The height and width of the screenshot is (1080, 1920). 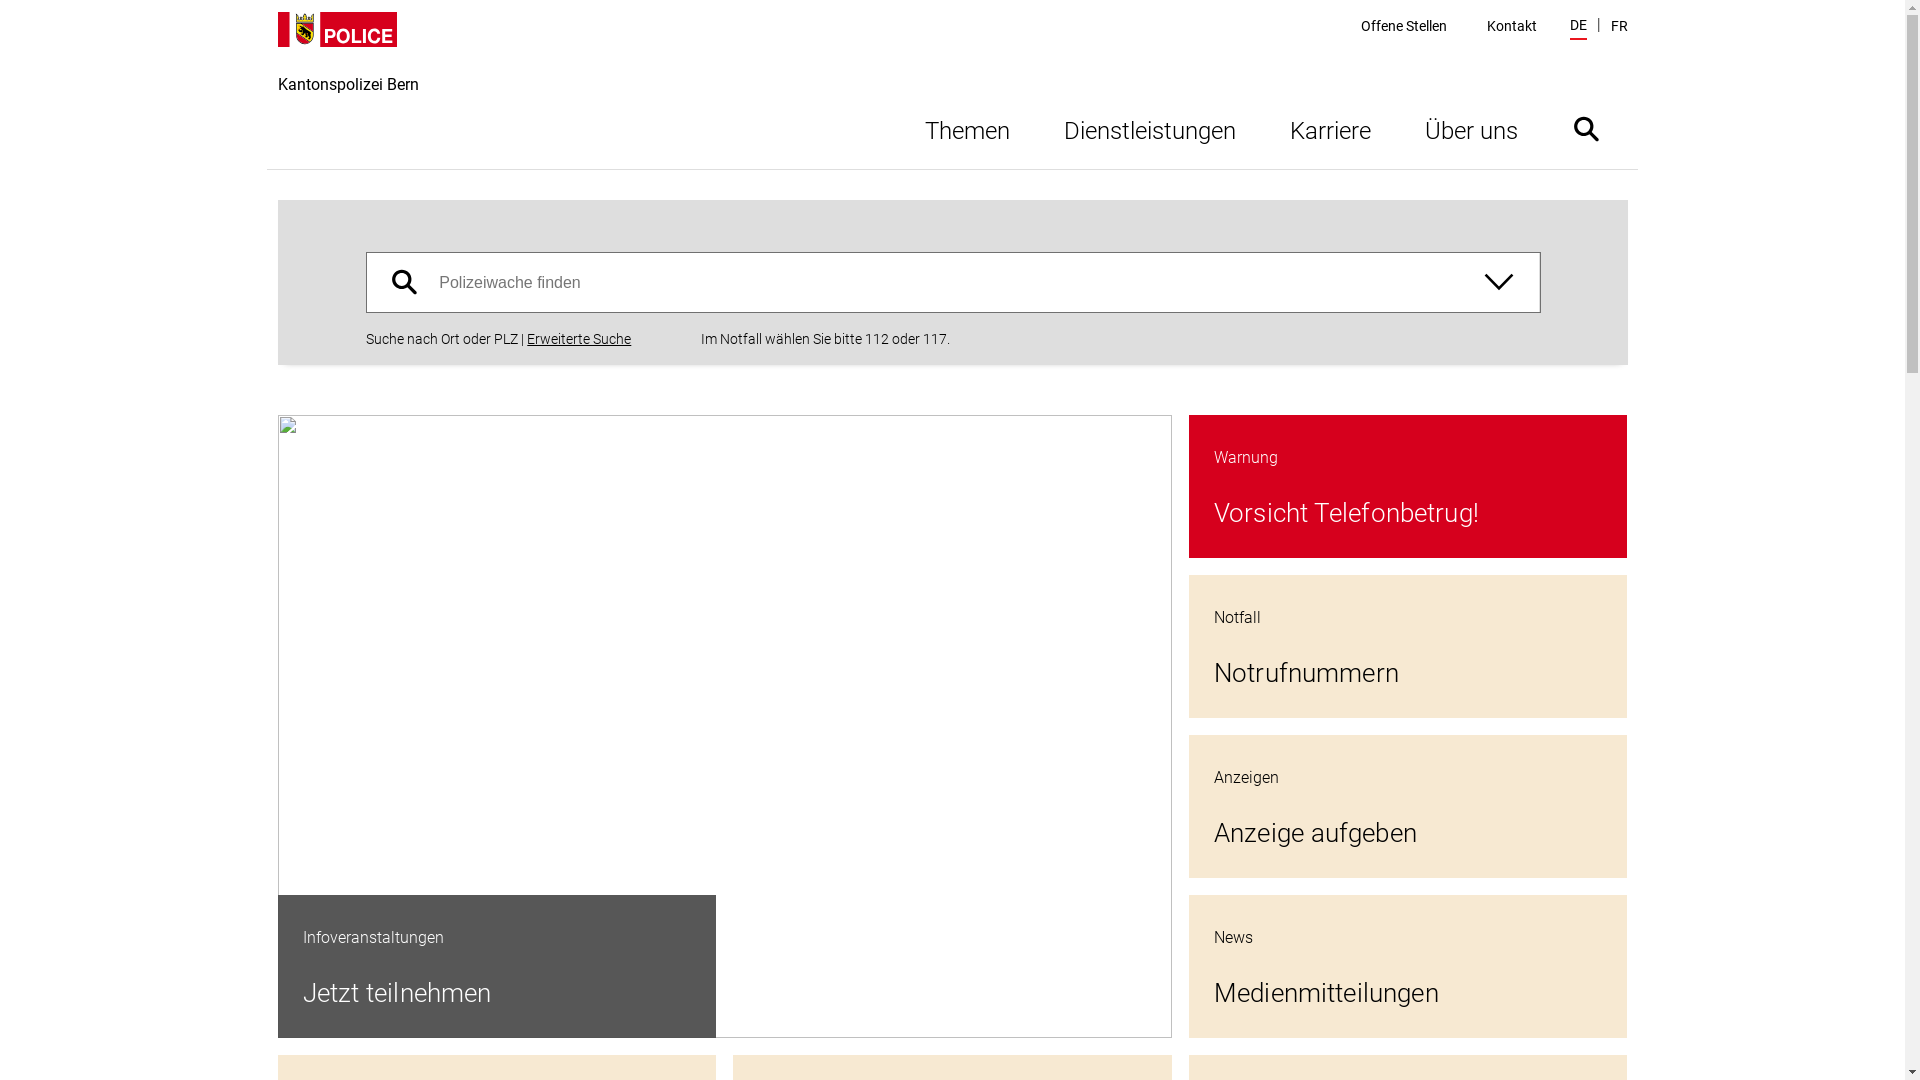 I want to click on 'Vorsicht Telefonbetrug!, so click(x=1407, y=486).